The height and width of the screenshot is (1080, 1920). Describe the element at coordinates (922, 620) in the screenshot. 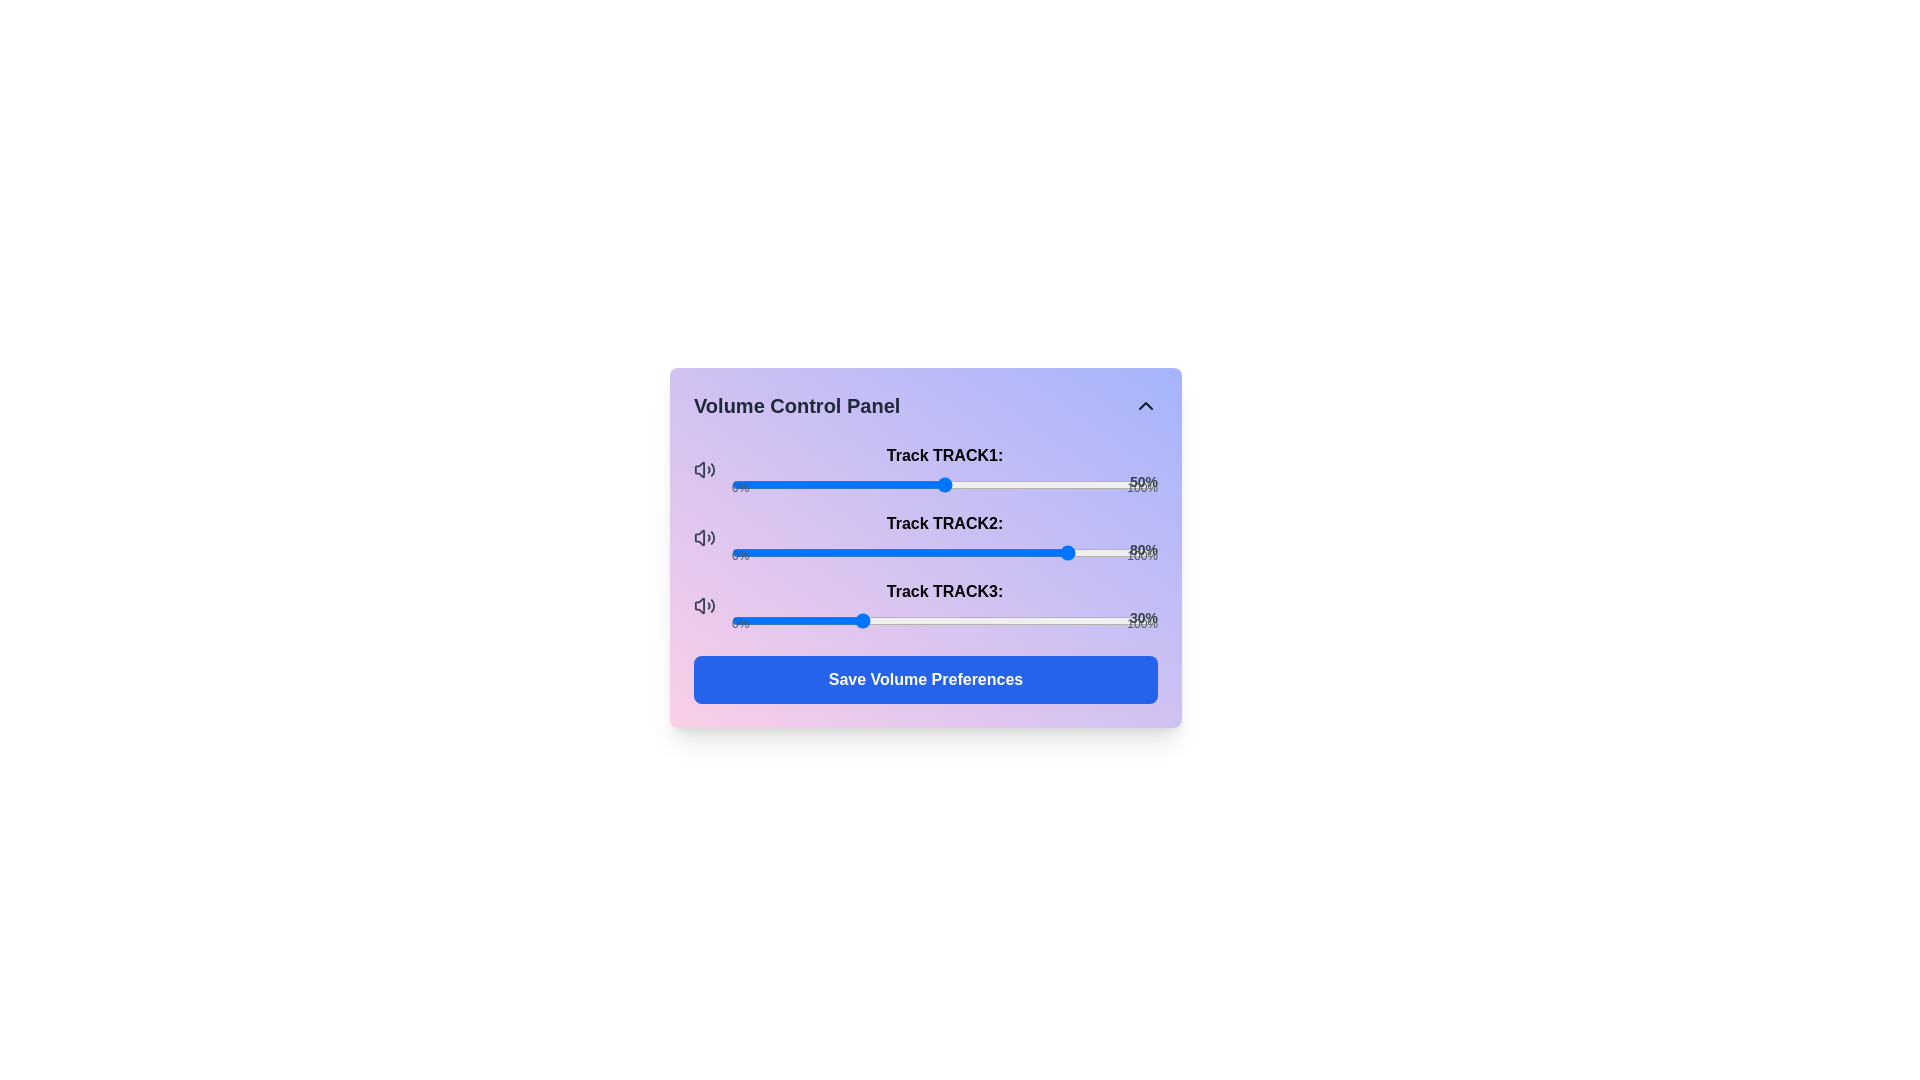

I see `the volume of Track TRACK3` at that location.